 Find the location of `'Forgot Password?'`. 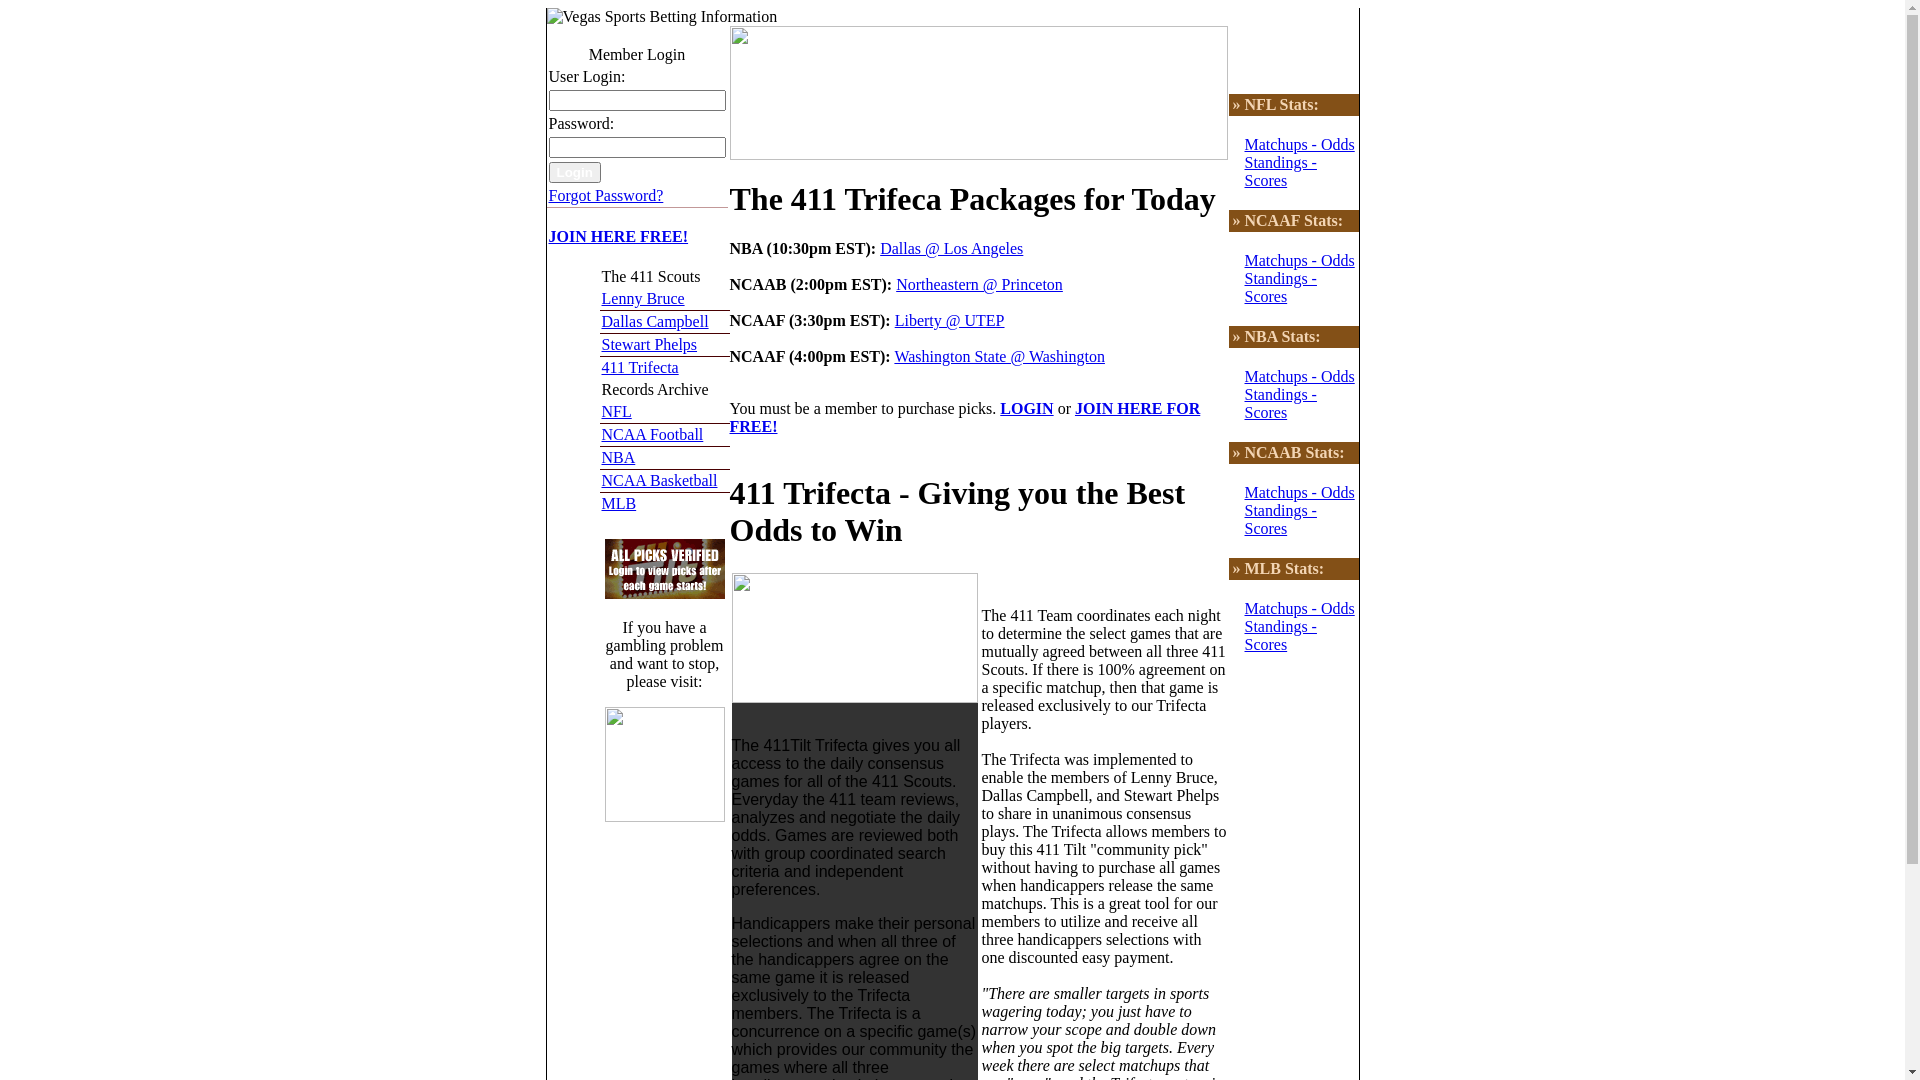

'Forgot Password?' is located at coordinates (547, 195).